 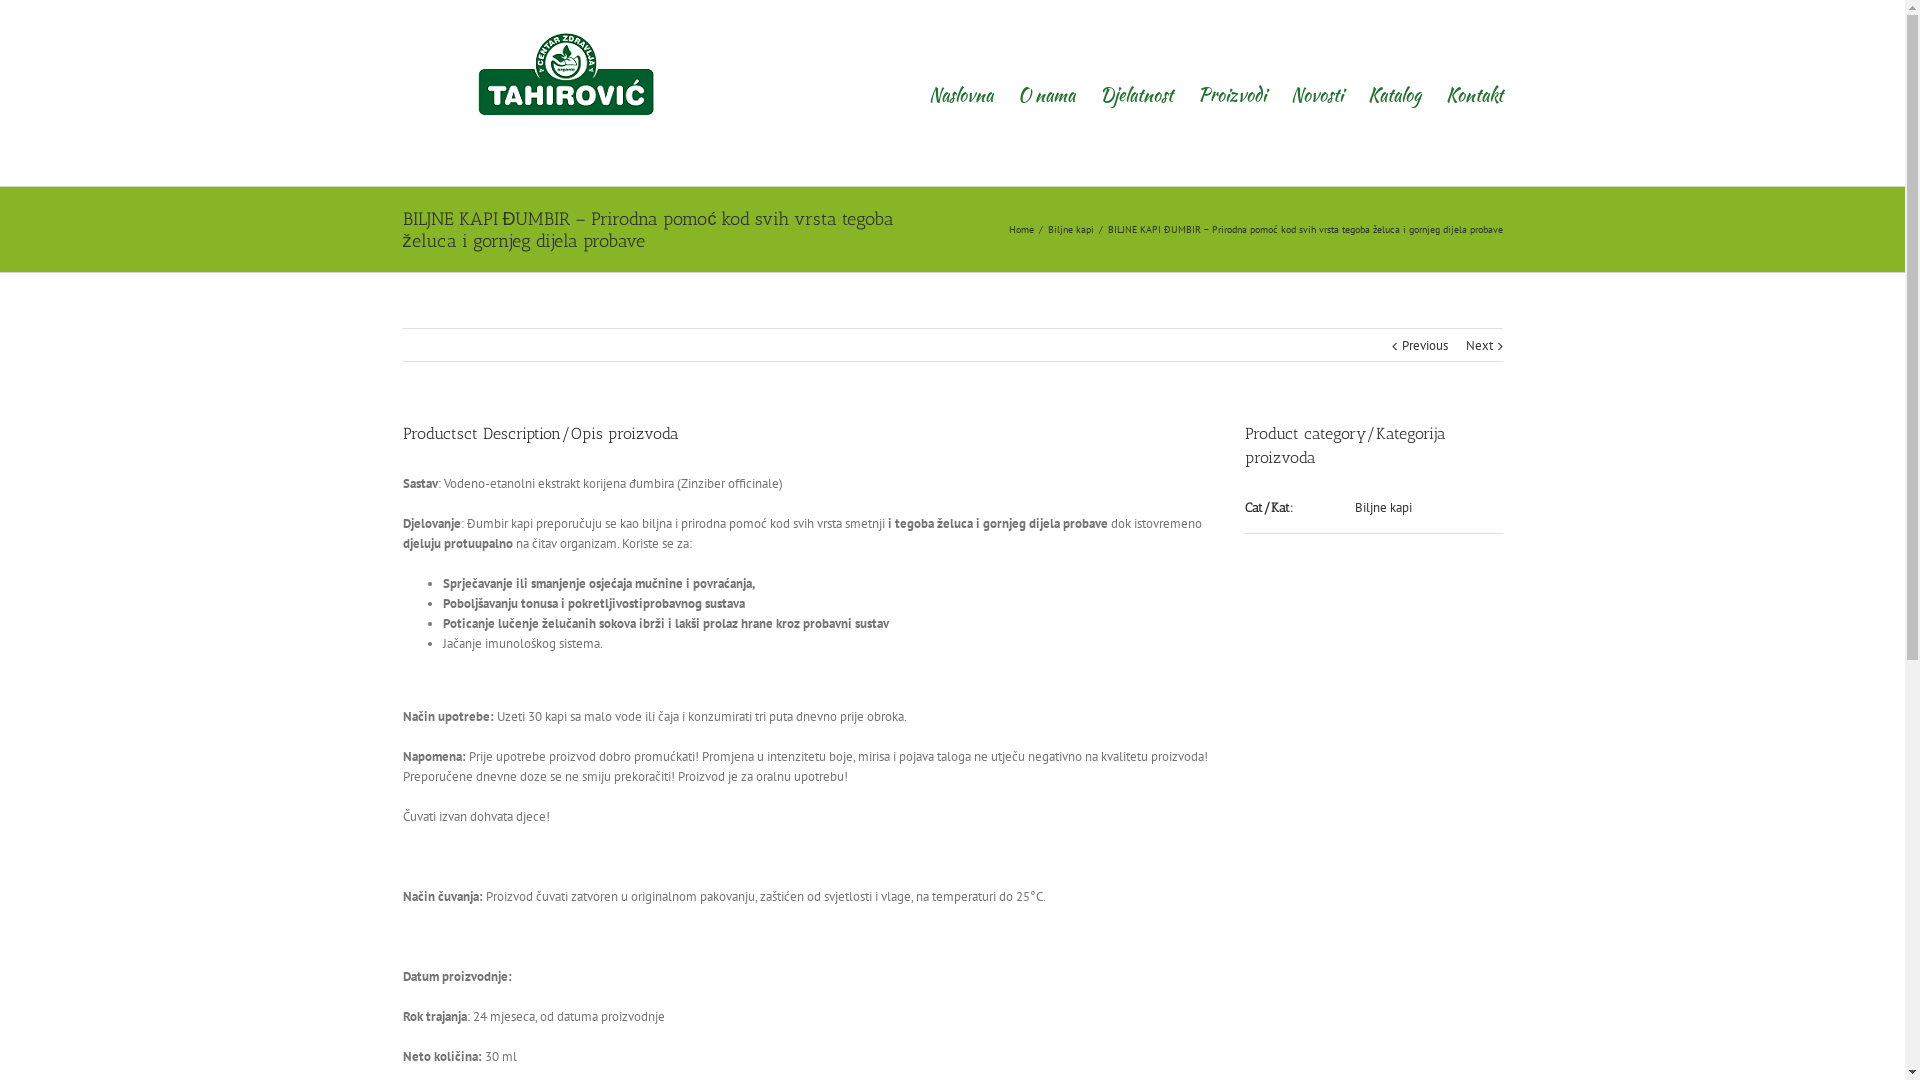 What do you see at coordinates (1046, 228) in the screenshot?
I see `'Biljne kapi'` at bounding box center [1046, 228].